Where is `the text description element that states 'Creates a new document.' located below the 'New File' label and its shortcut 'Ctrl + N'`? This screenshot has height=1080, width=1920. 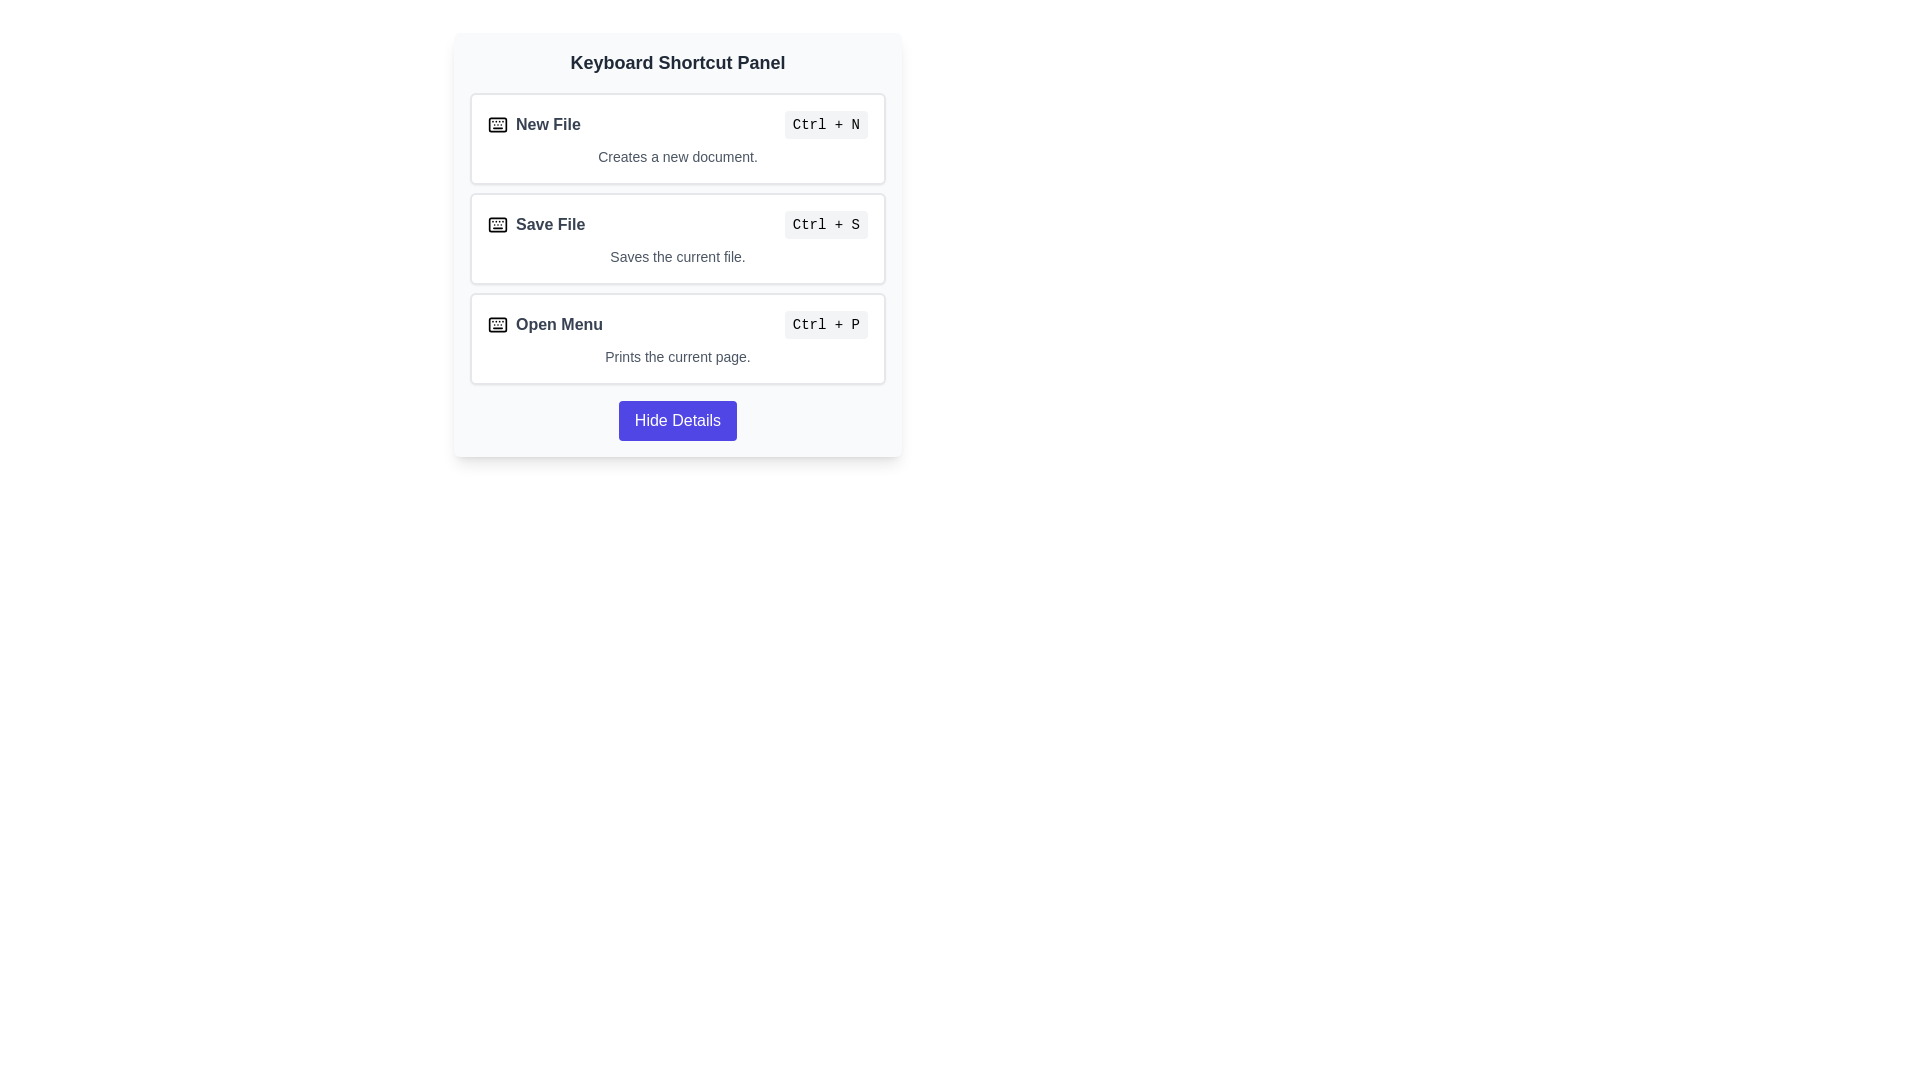
the text description element that states 'Creates a new document.' located below the 'New File' label and its shortcut 'Ctrl + N' is located at coordinates (677, 156).